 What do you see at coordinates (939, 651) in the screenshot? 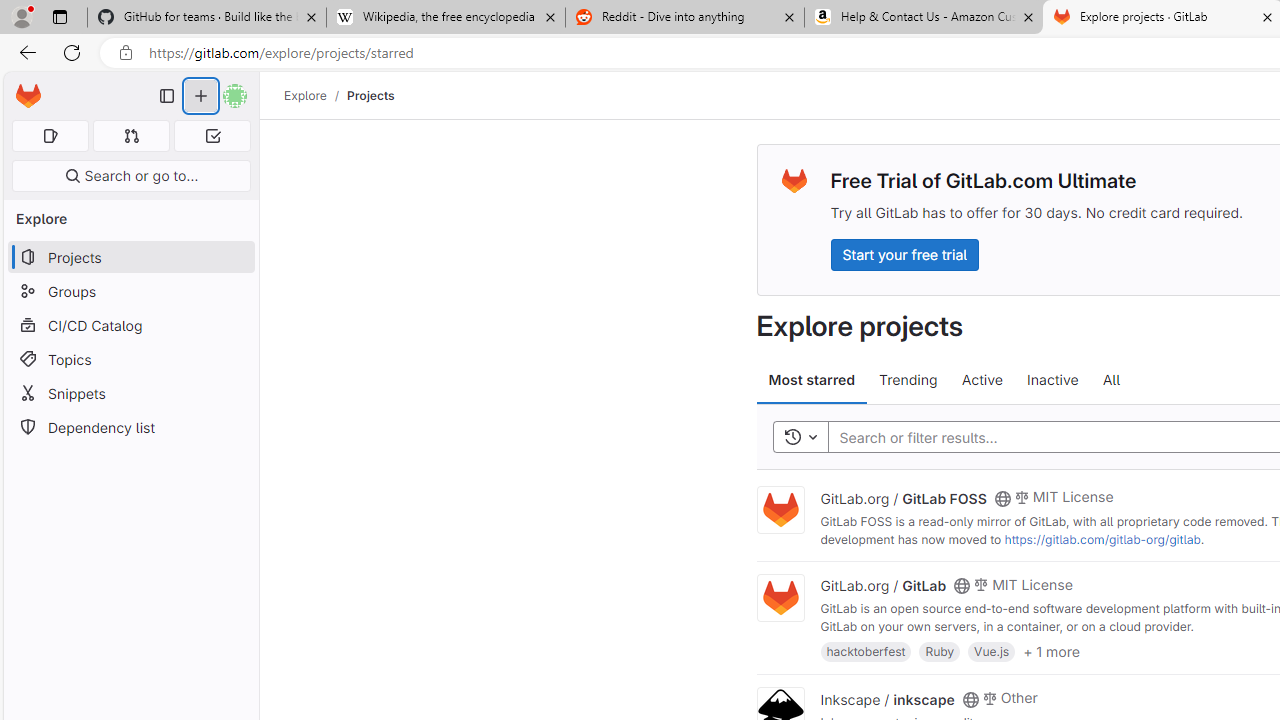
I see `'Ruby'` at bounding box center [939, 651].